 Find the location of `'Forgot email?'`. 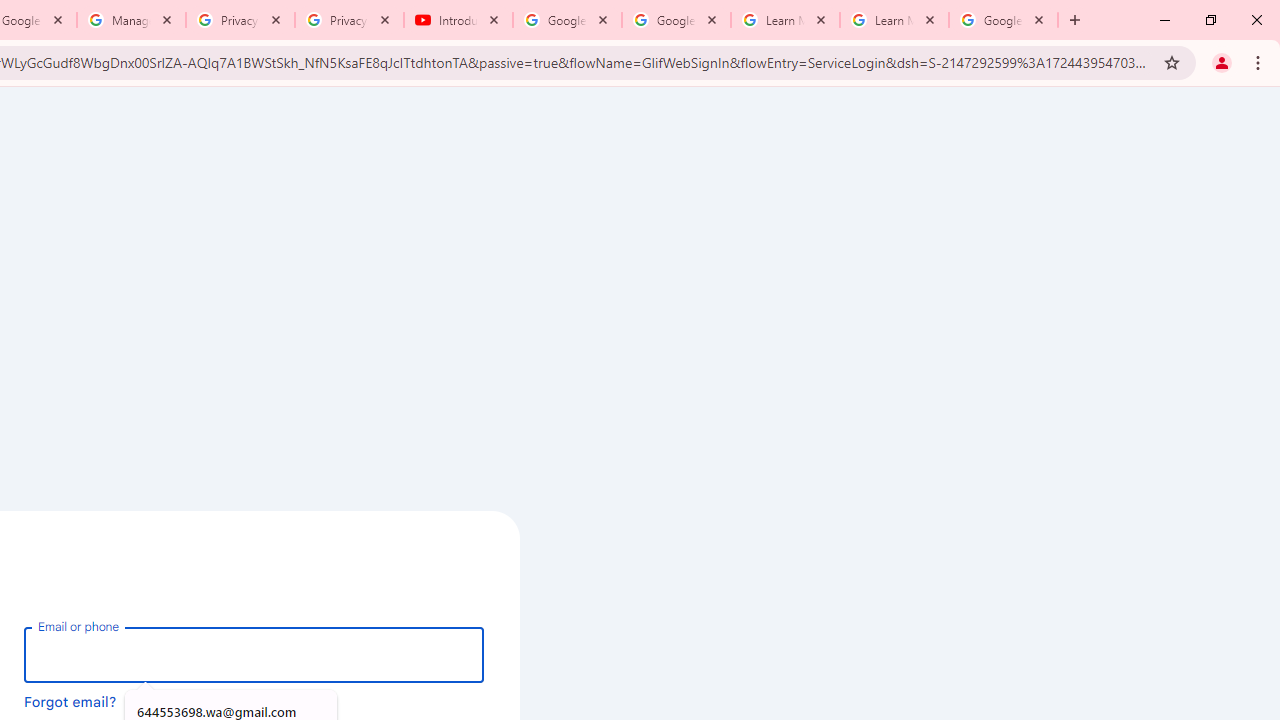

'Forgot email?' is located at coordinates (70, 700).